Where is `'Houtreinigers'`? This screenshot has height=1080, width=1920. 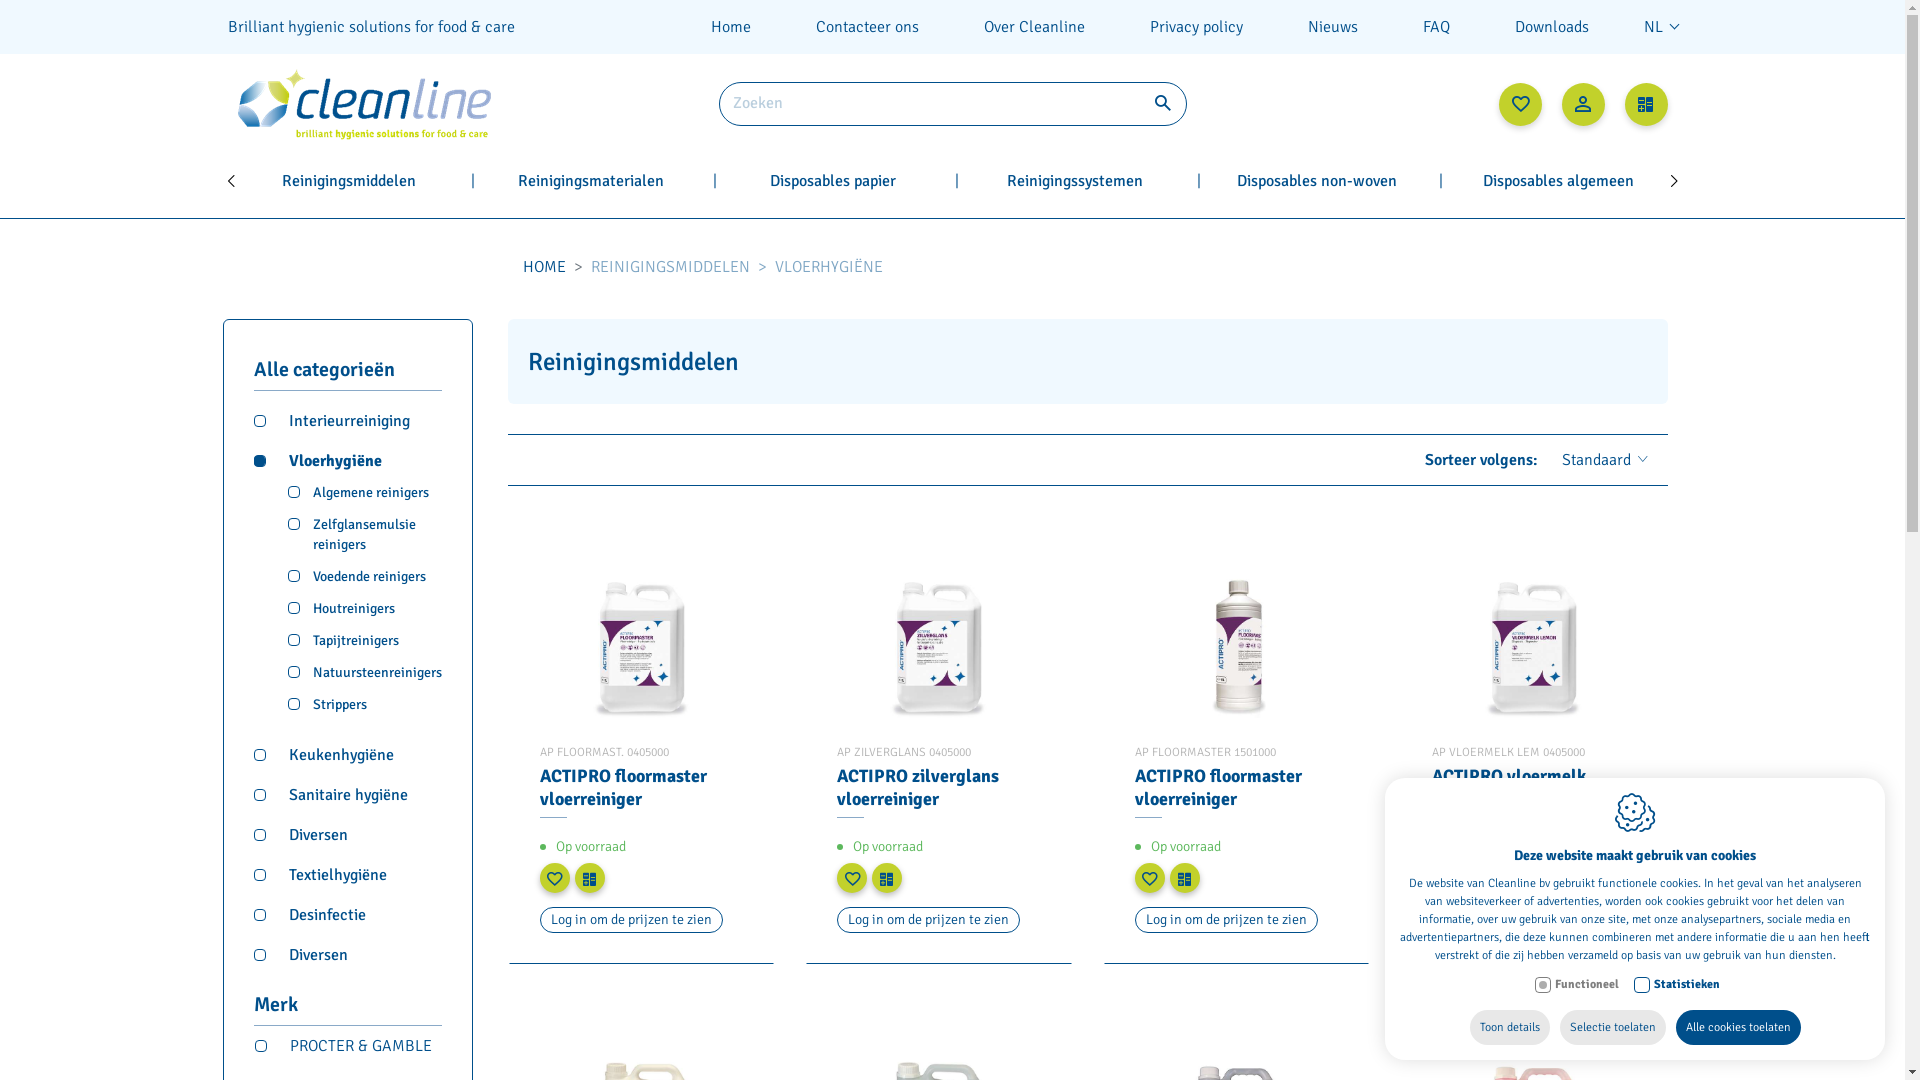 'Houtreinigers' is located at coordinates (364, 601).